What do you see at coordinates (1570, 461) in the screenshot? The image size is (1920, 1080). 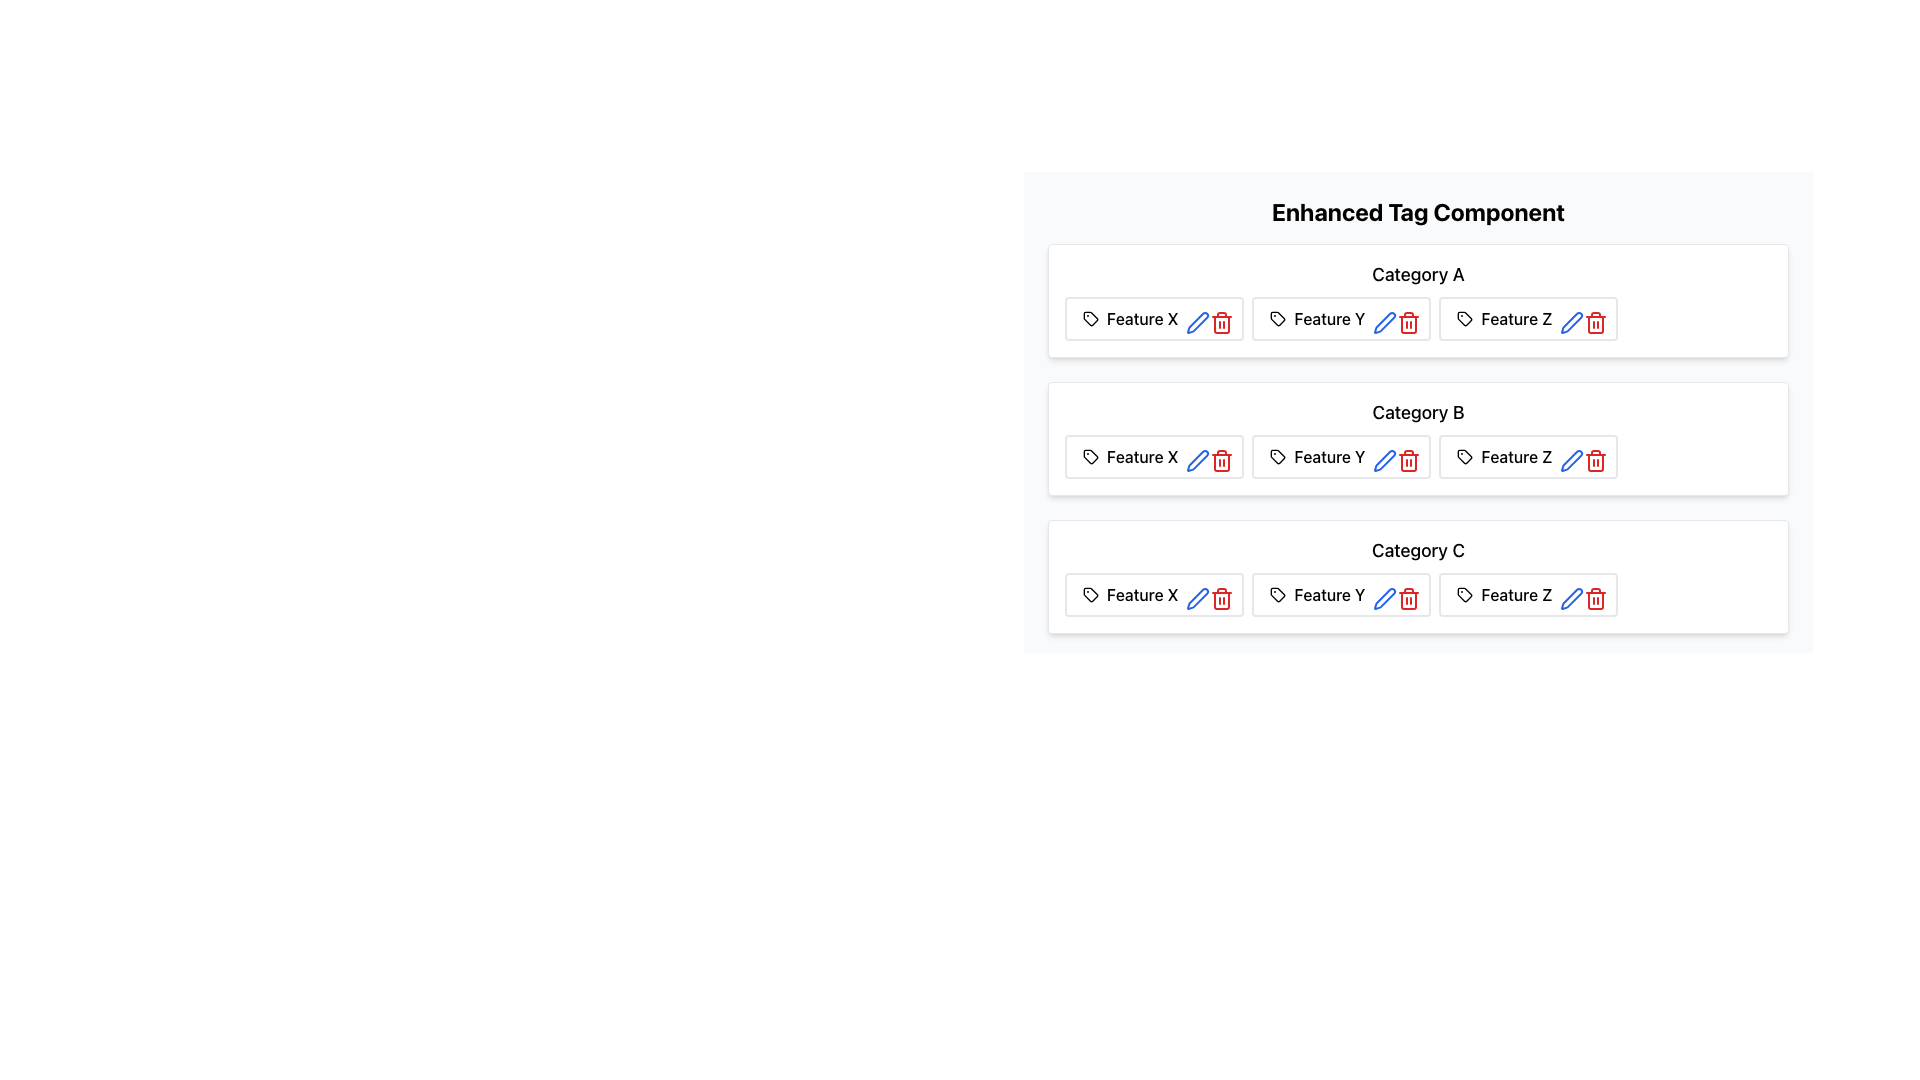 I see `the edit button represented by a blue pen icon, located to the right of the 'Feature Z' label in 'Category B', to initiate editing` at bounding box center [1570, 461].